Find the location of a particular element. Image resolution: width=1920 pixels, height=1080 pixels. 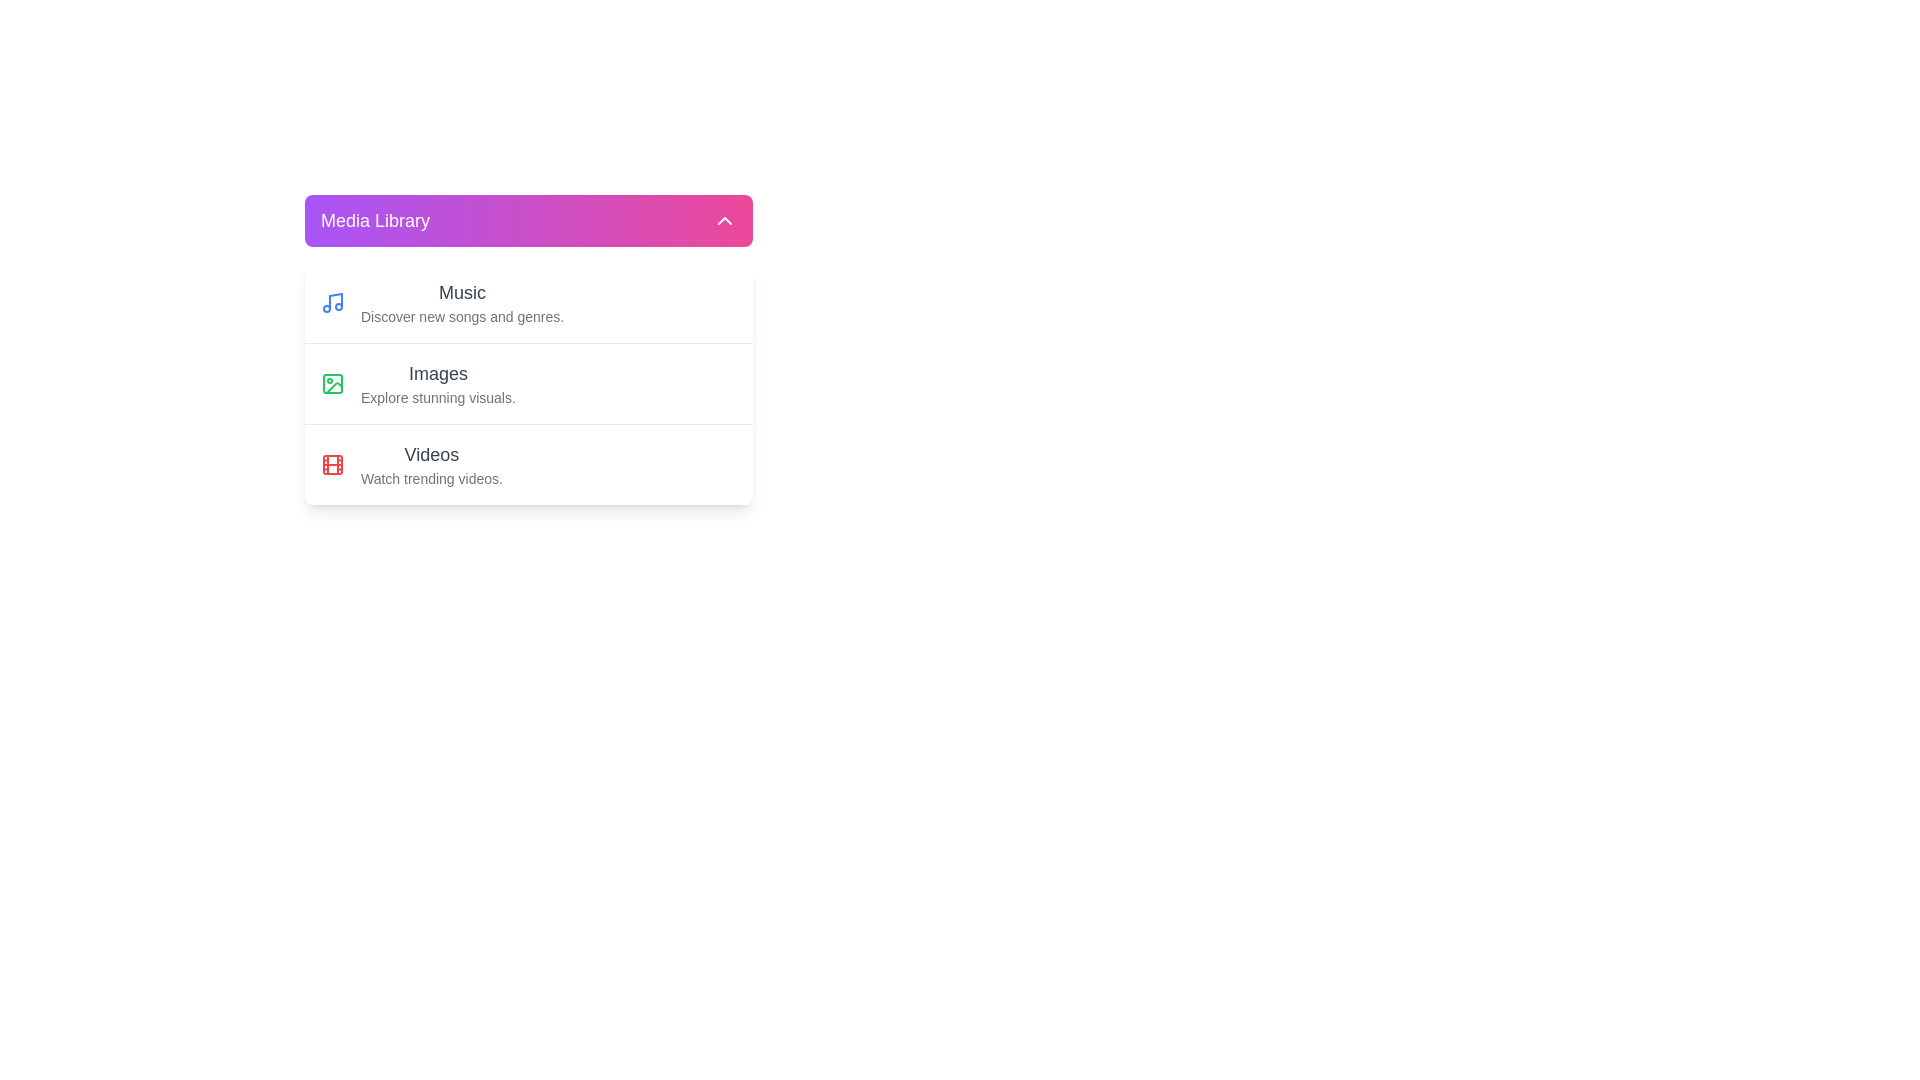

the 'Music' category icon located at the leftmost position in the 'Media Library' section is located at coordinates (332, 303).